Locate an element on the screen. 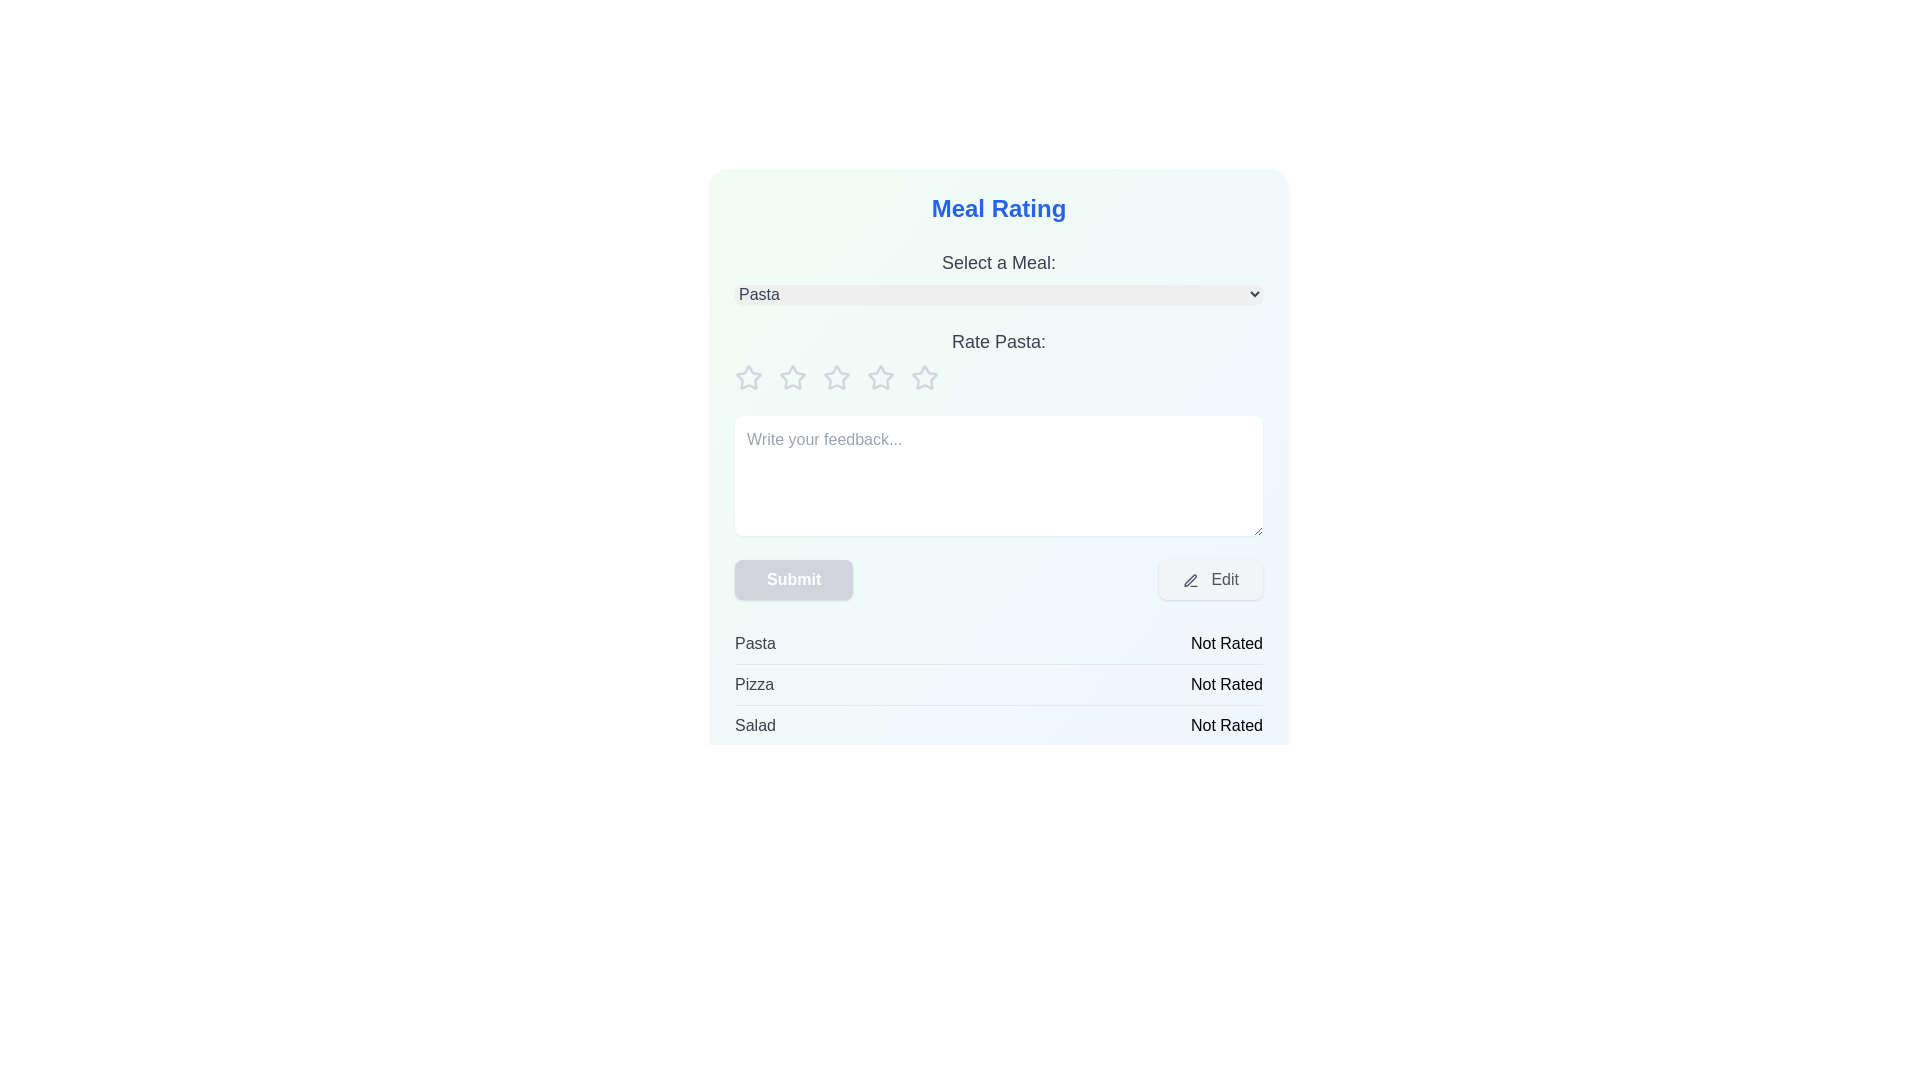 The height and width of the screenshot is (1080, 1920). the static text label 'Rate Pasta:' which is prominently displayed in dark gray below the meal selection dropdown is located at coordinates (998, 341).